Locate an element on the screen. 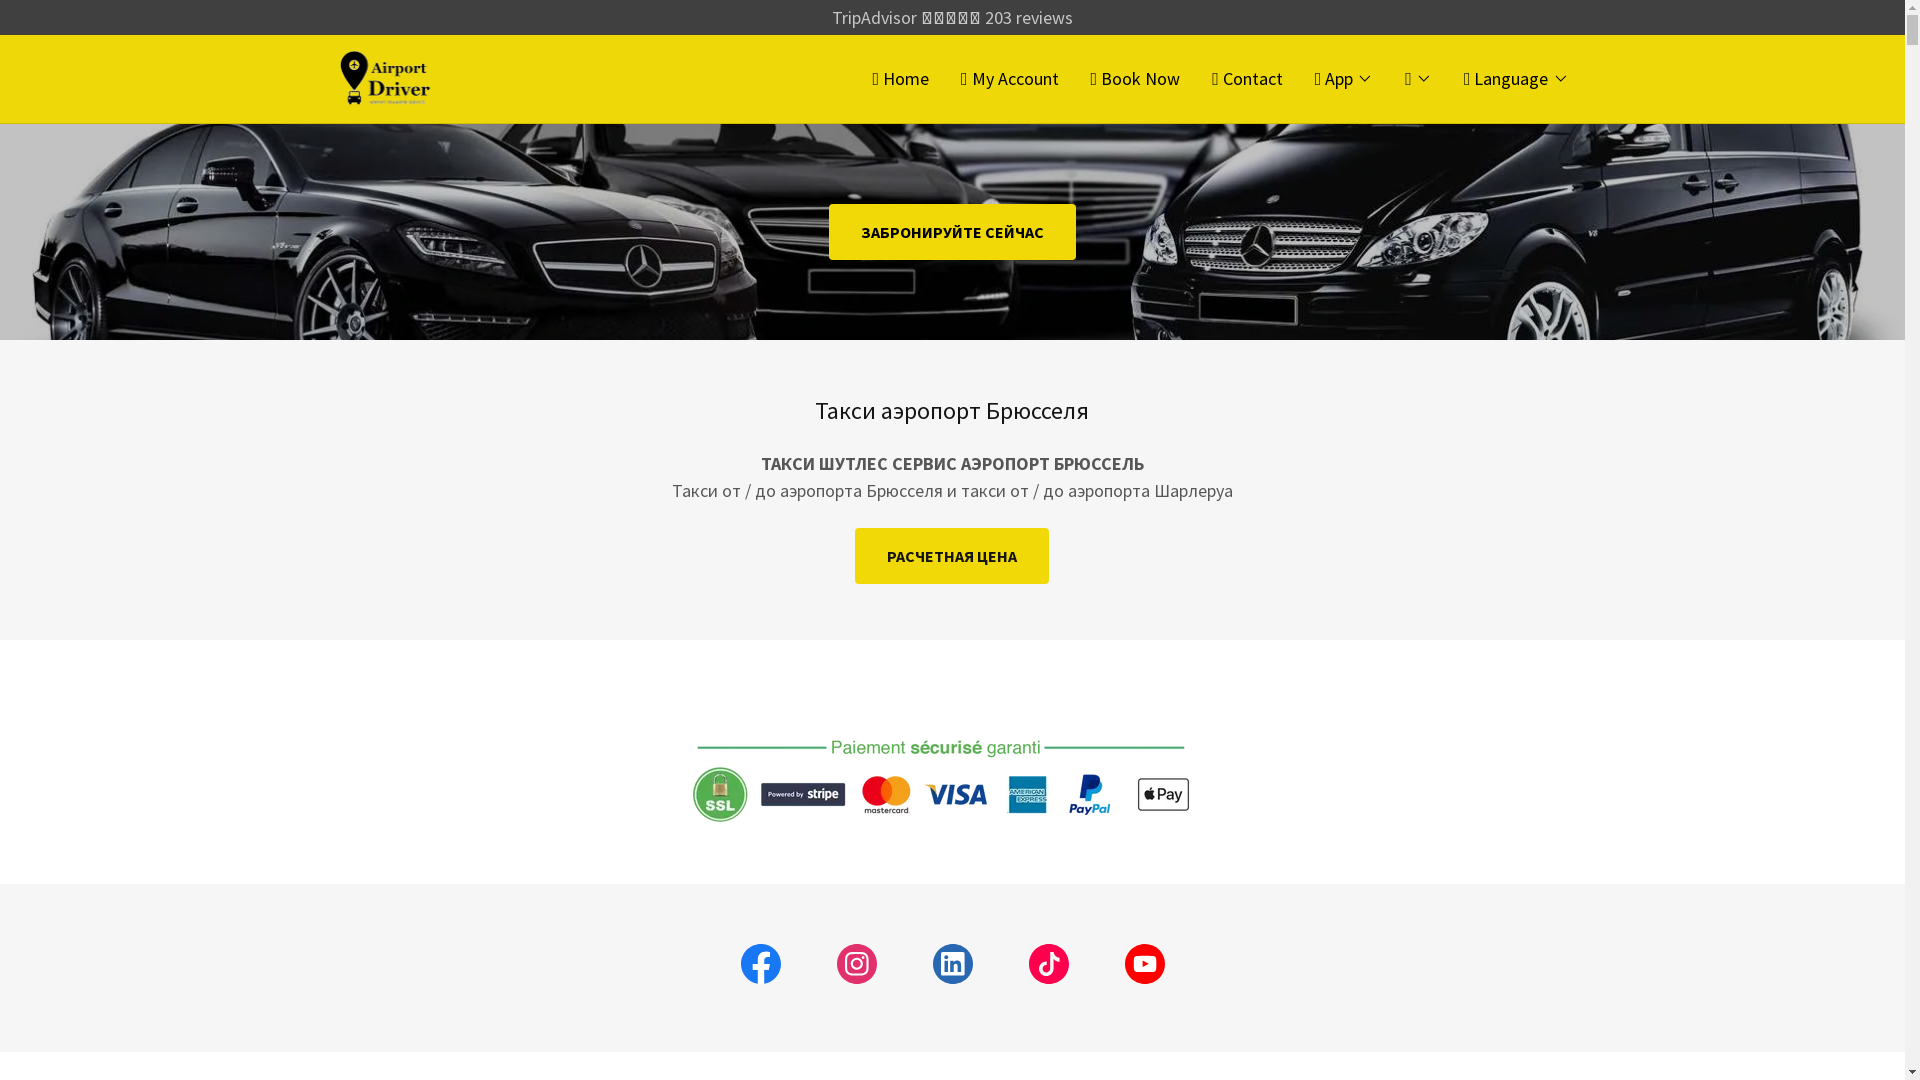 The height and width of the screenshot is (1080, 1920). 'AIRPORT DRIVER ' is located at coordinates (336, 75).